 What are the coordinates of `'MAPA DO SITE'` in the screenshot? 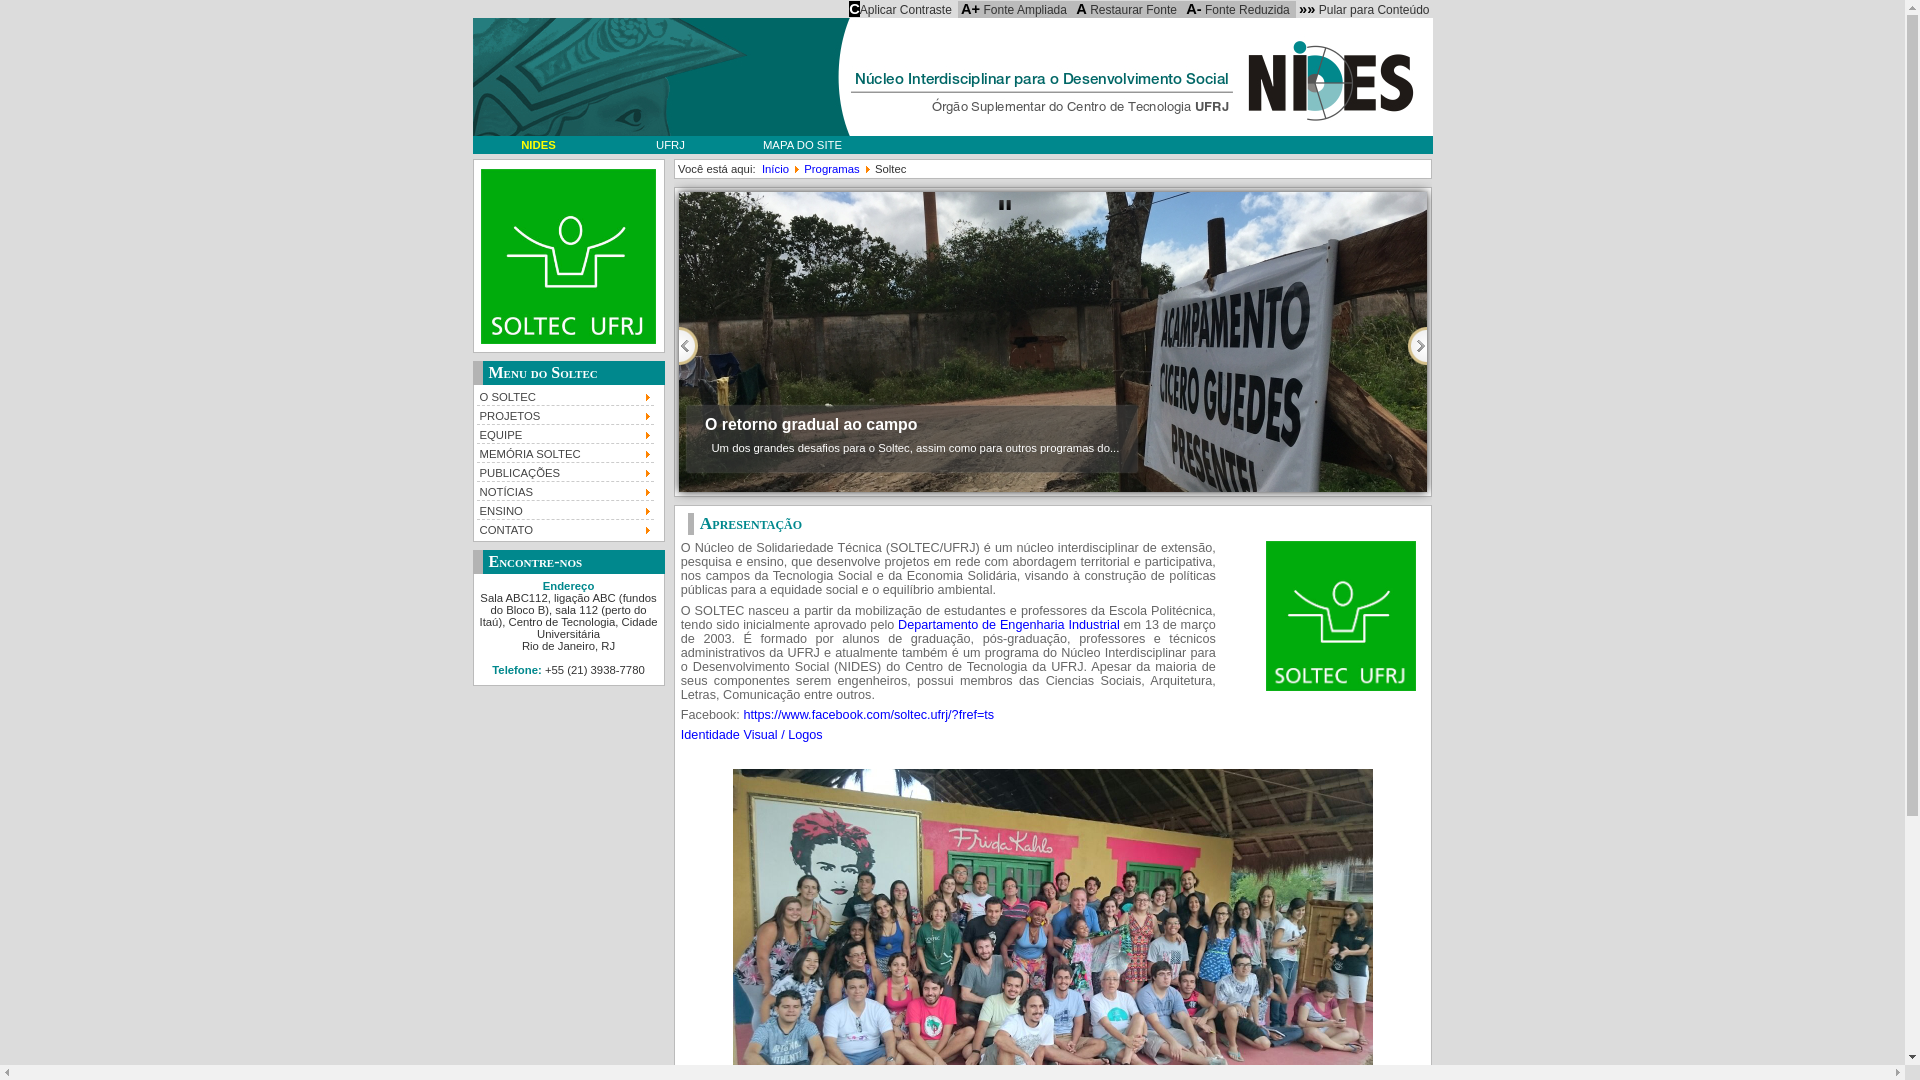 It's located at (801, 144).